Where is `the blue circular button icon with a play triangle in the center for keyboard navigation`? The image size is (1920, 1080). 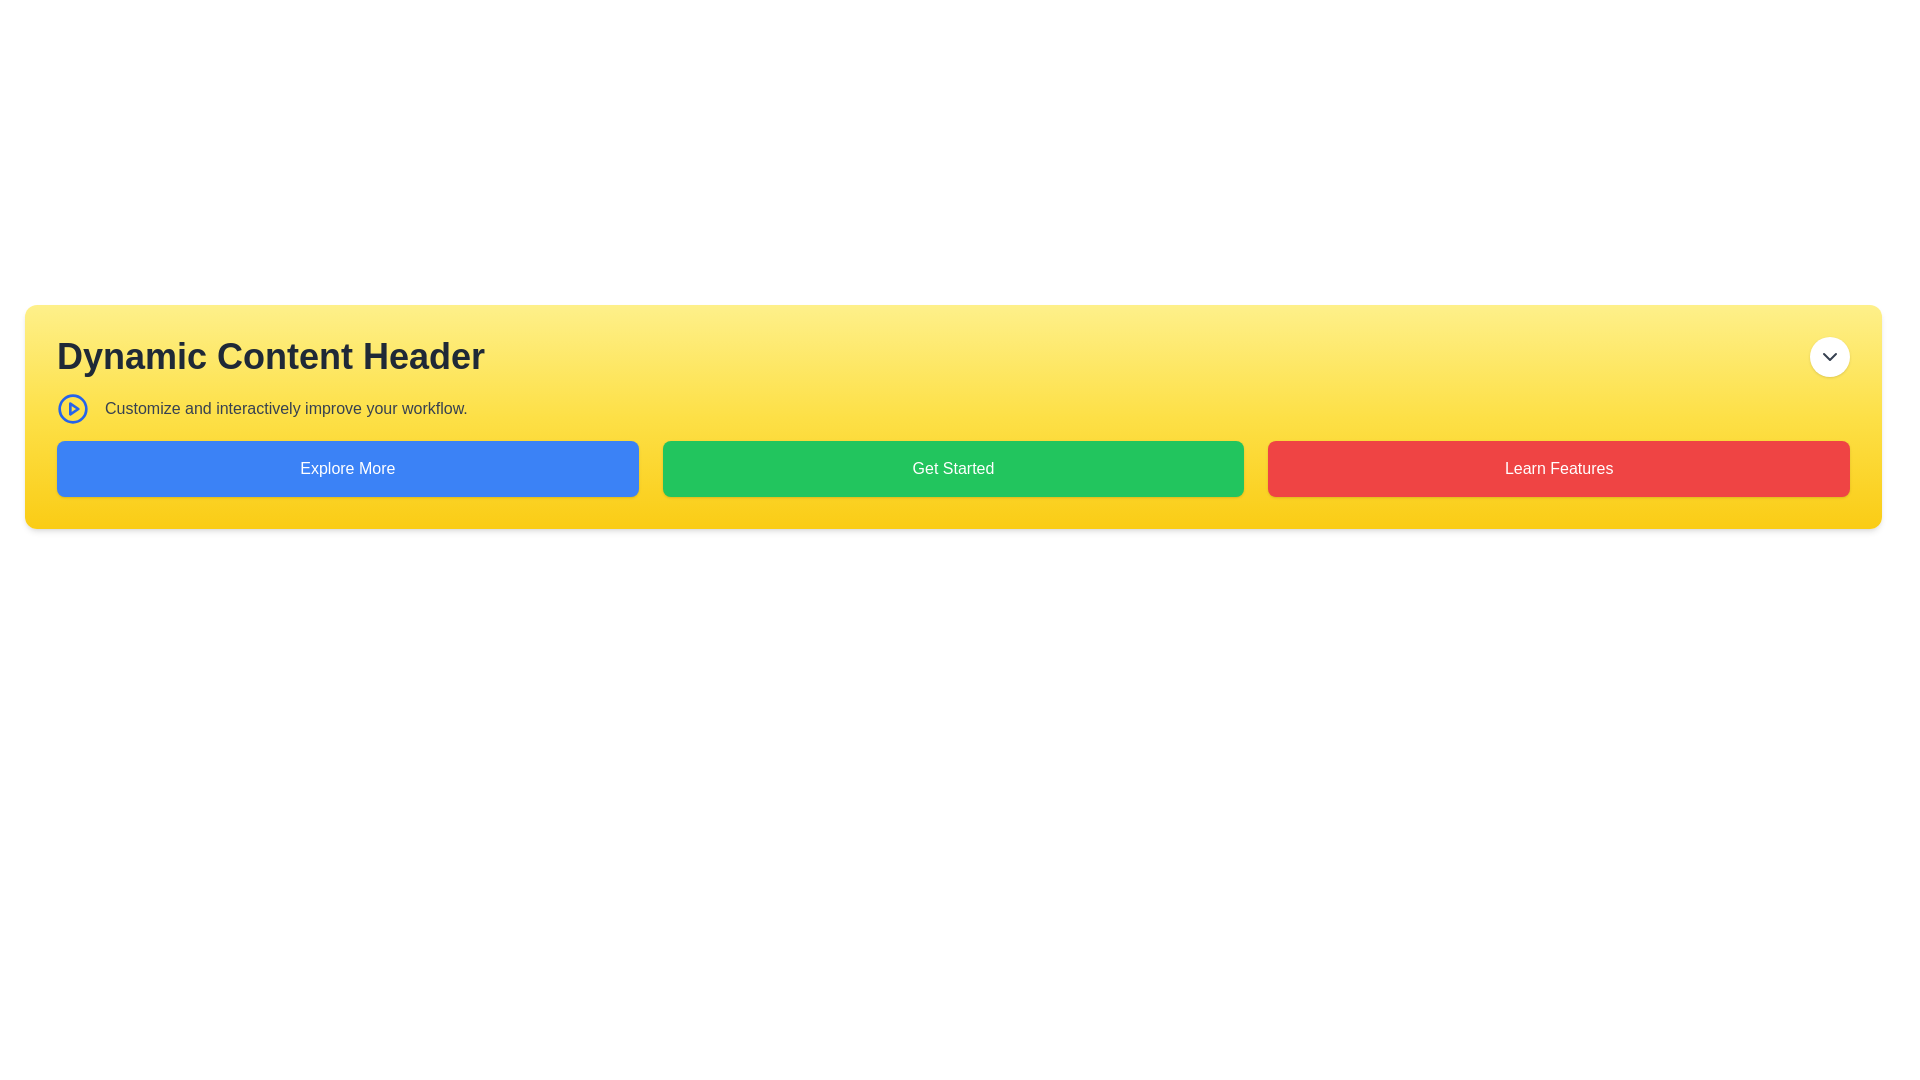 the blue circular button icon with a play triangle in the center for keyboard navigation is located at coordinates (72, 407).